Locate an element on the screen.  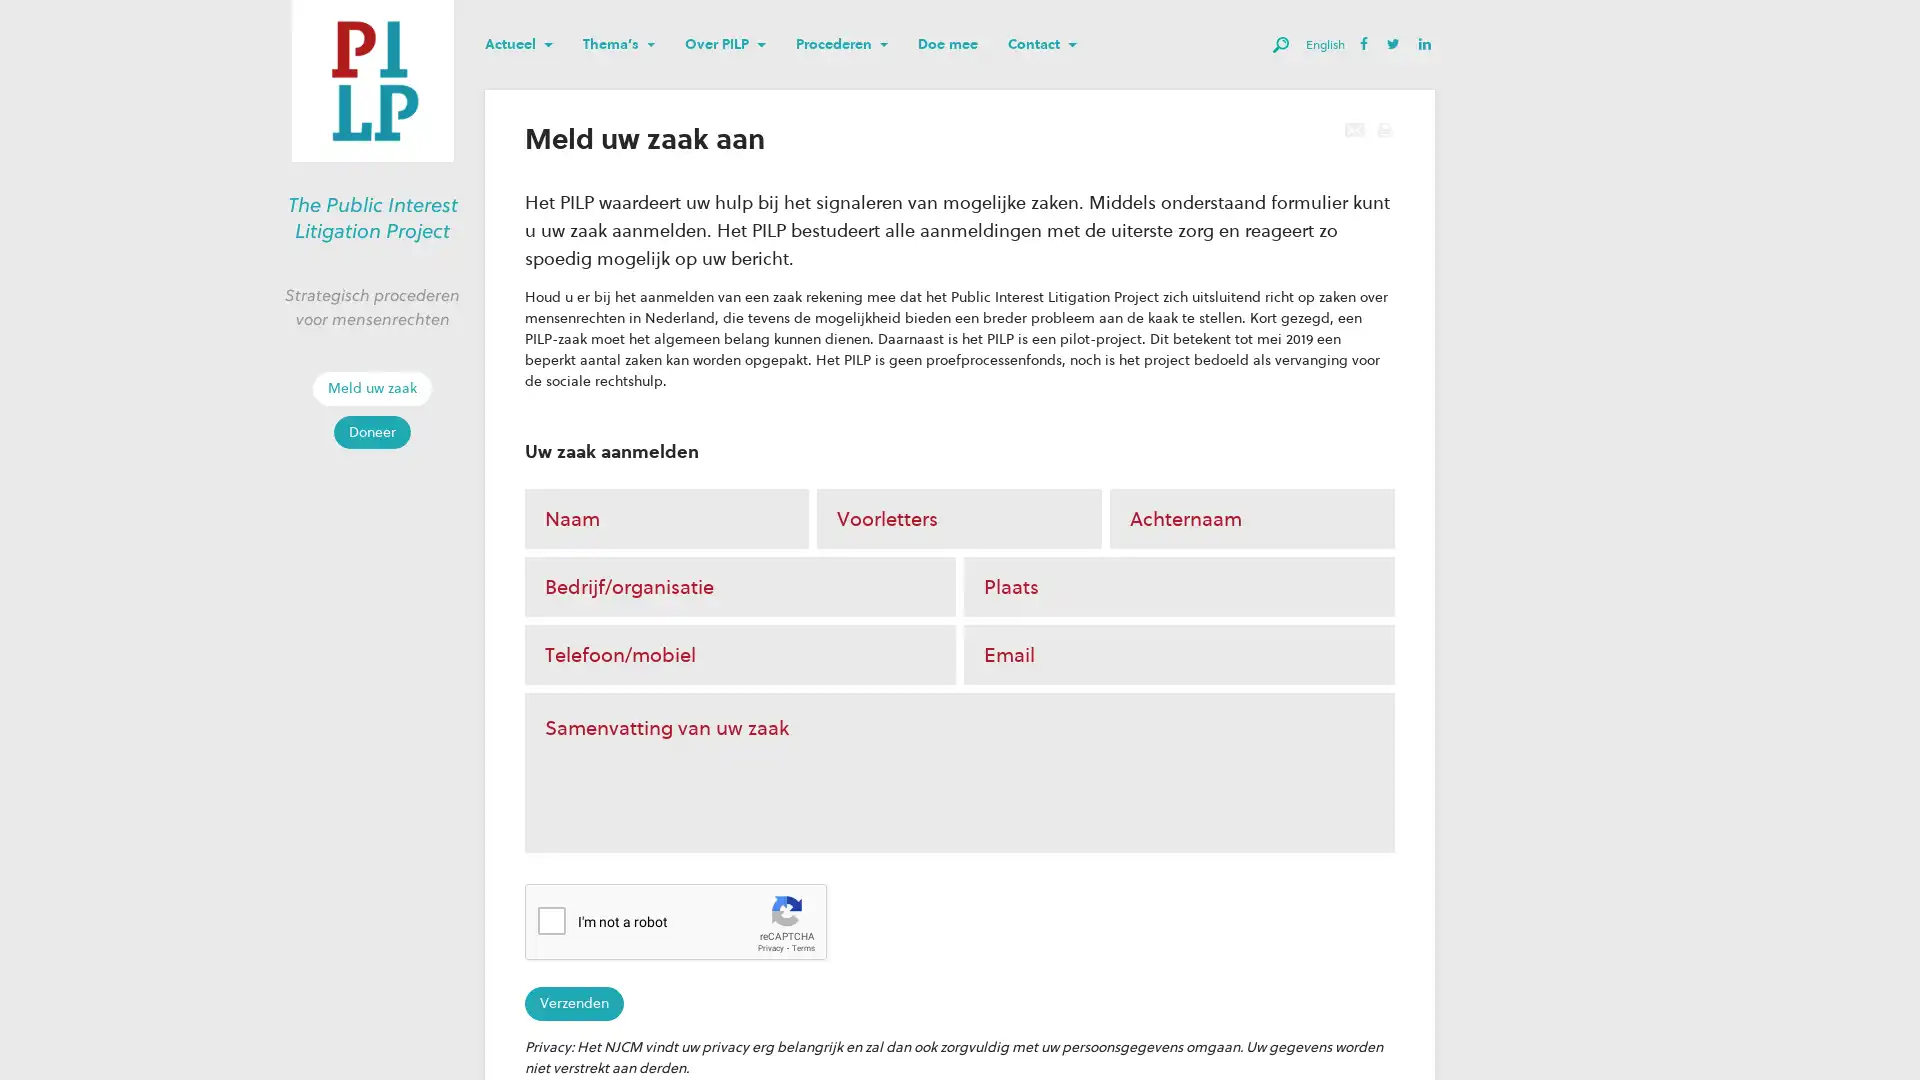
Verzenden is located at coordinates (573, 1003).